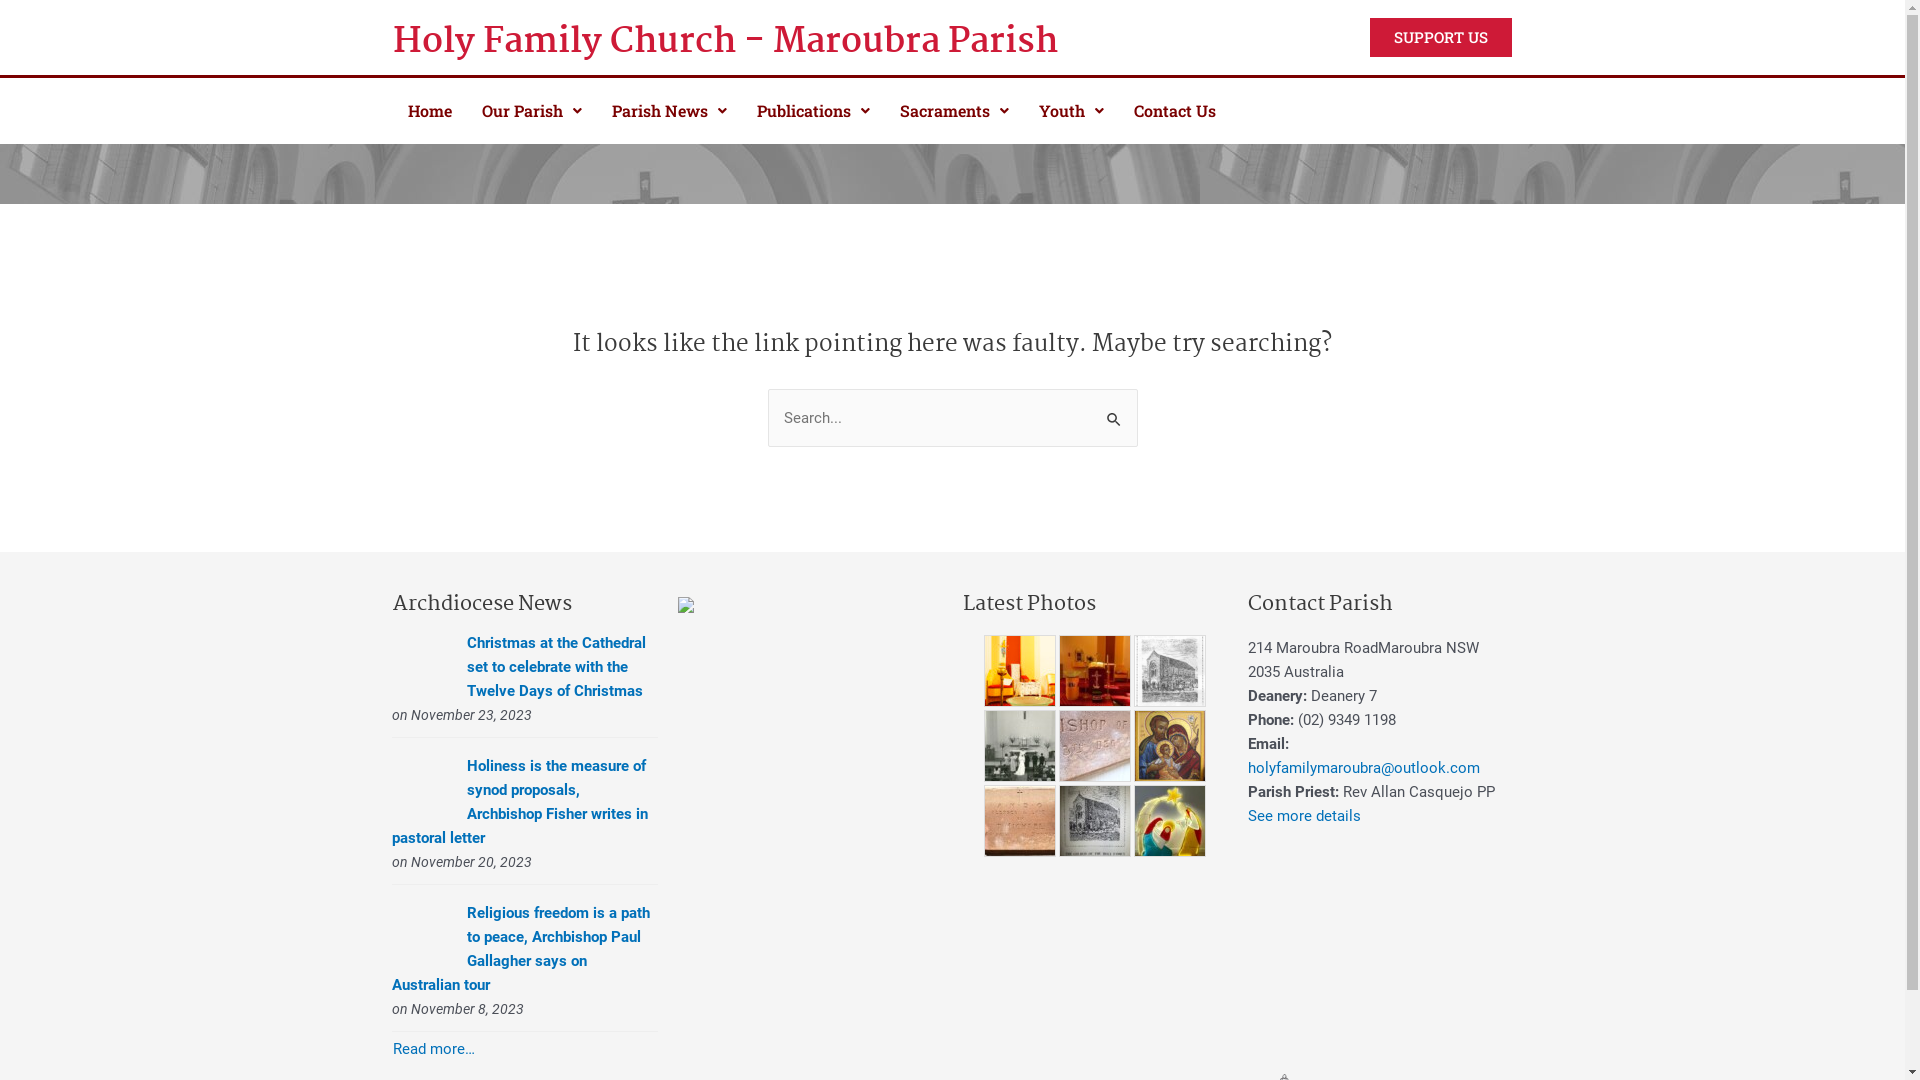 The width and height of the screenshot is (1920, 1080). I want to click on 'SUPPORT US', so click(1440, 37).